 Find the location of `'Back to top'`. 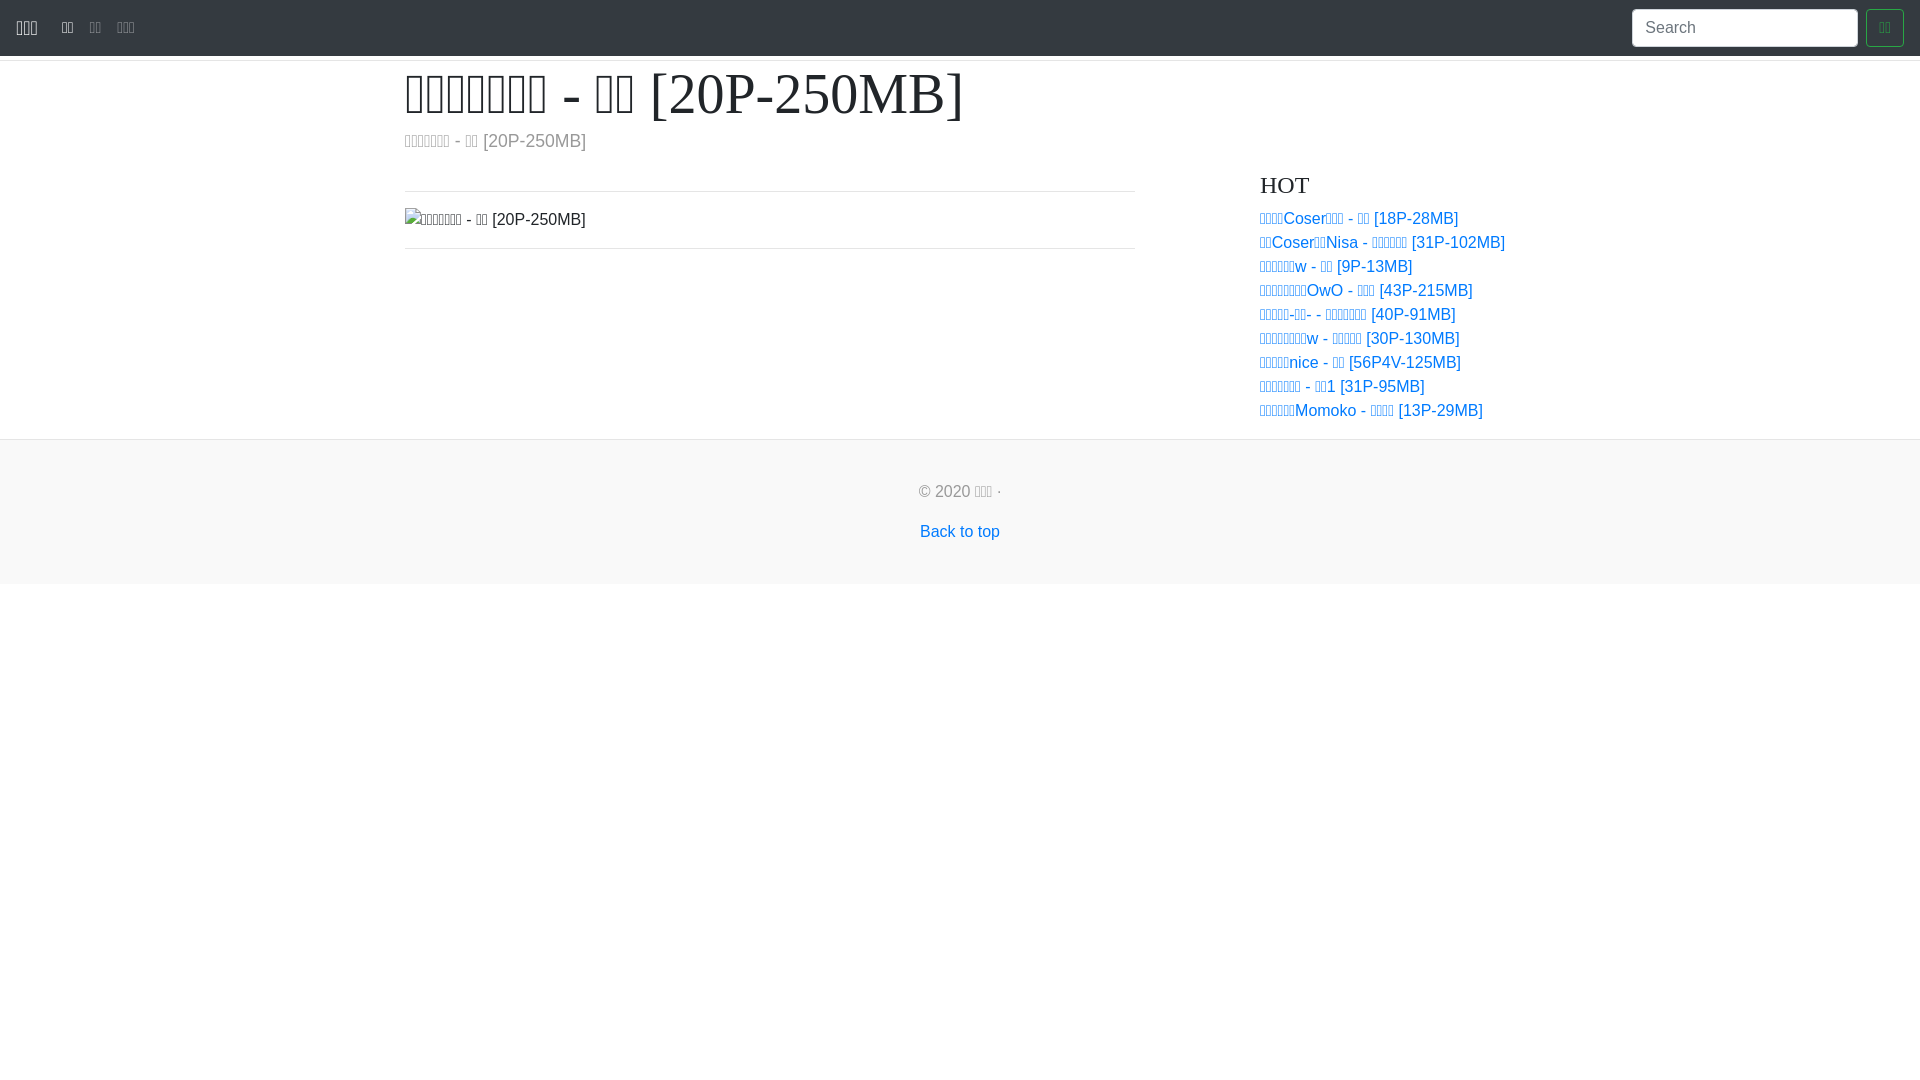

'Back to top' is located at coordinates (919, 530).